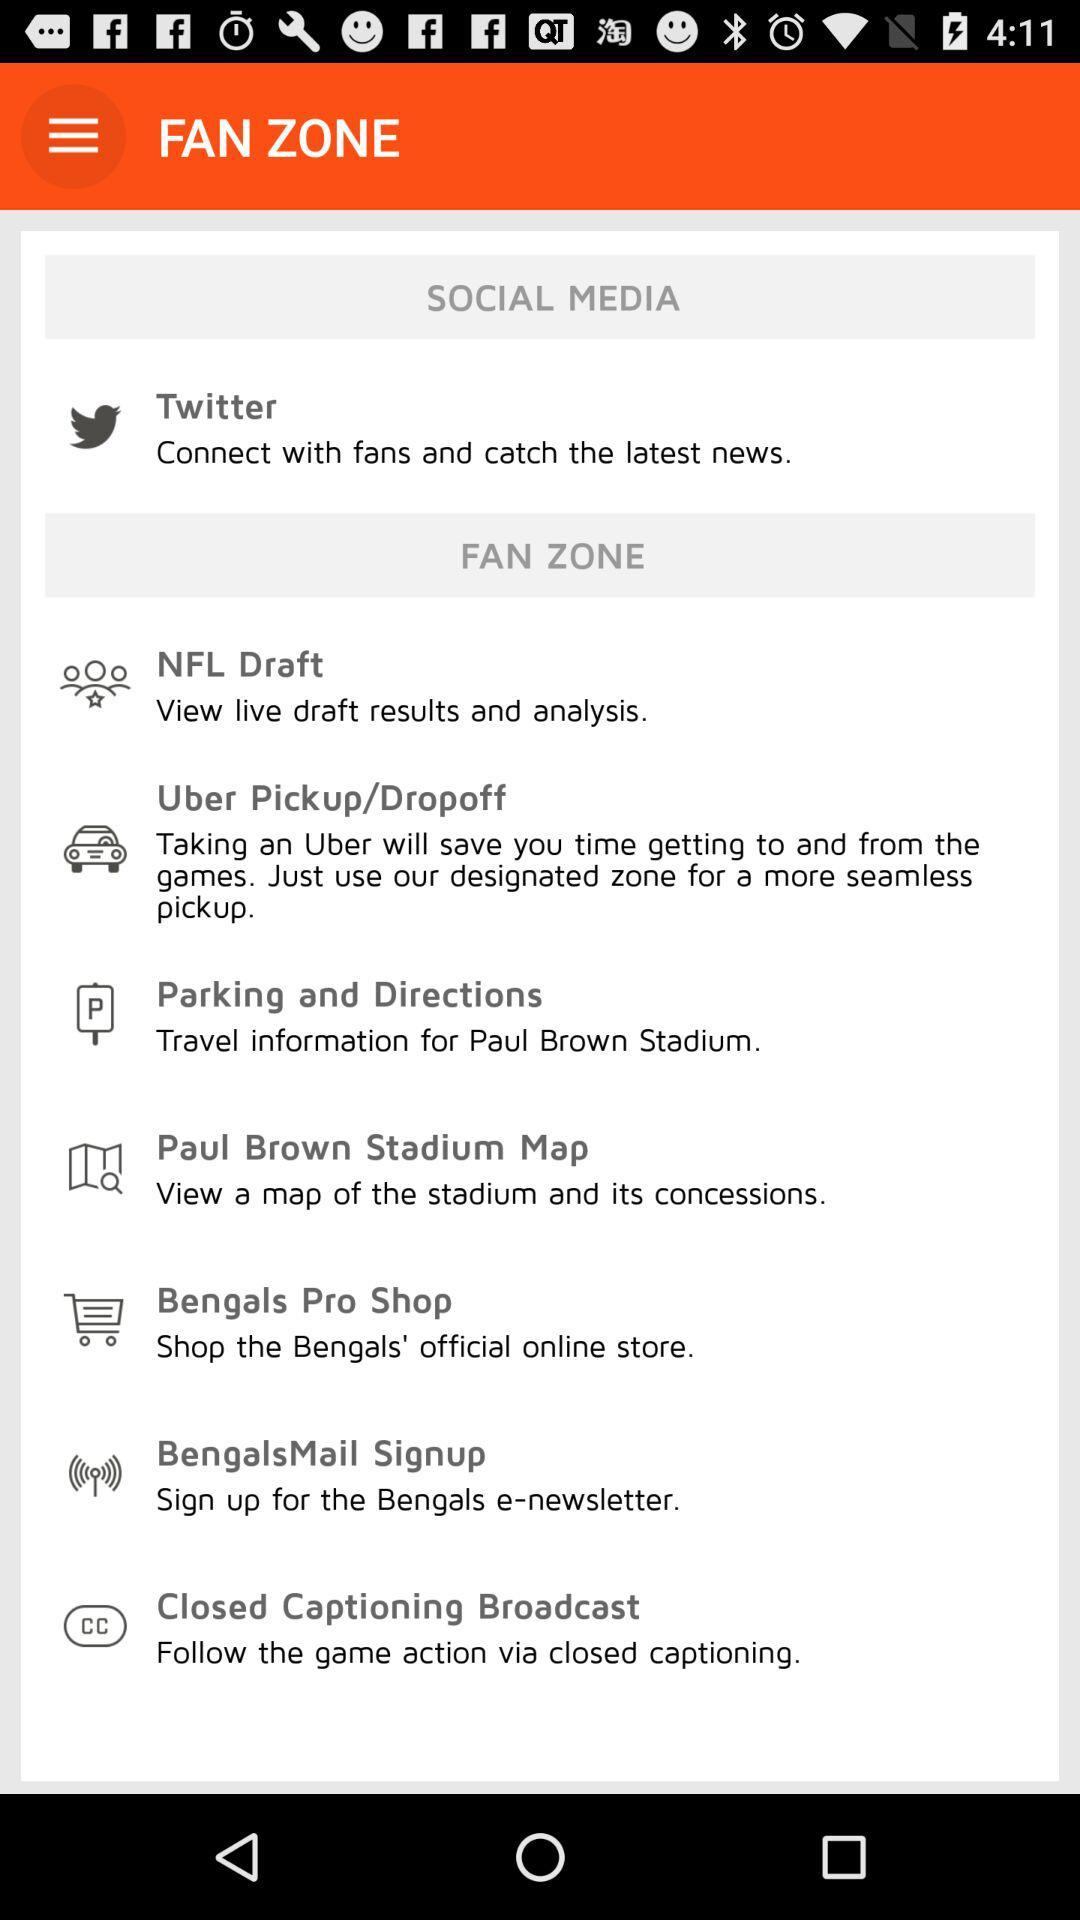 The image size is (1080, 1920). I want to click on item above the twitter, so click(72, 135).